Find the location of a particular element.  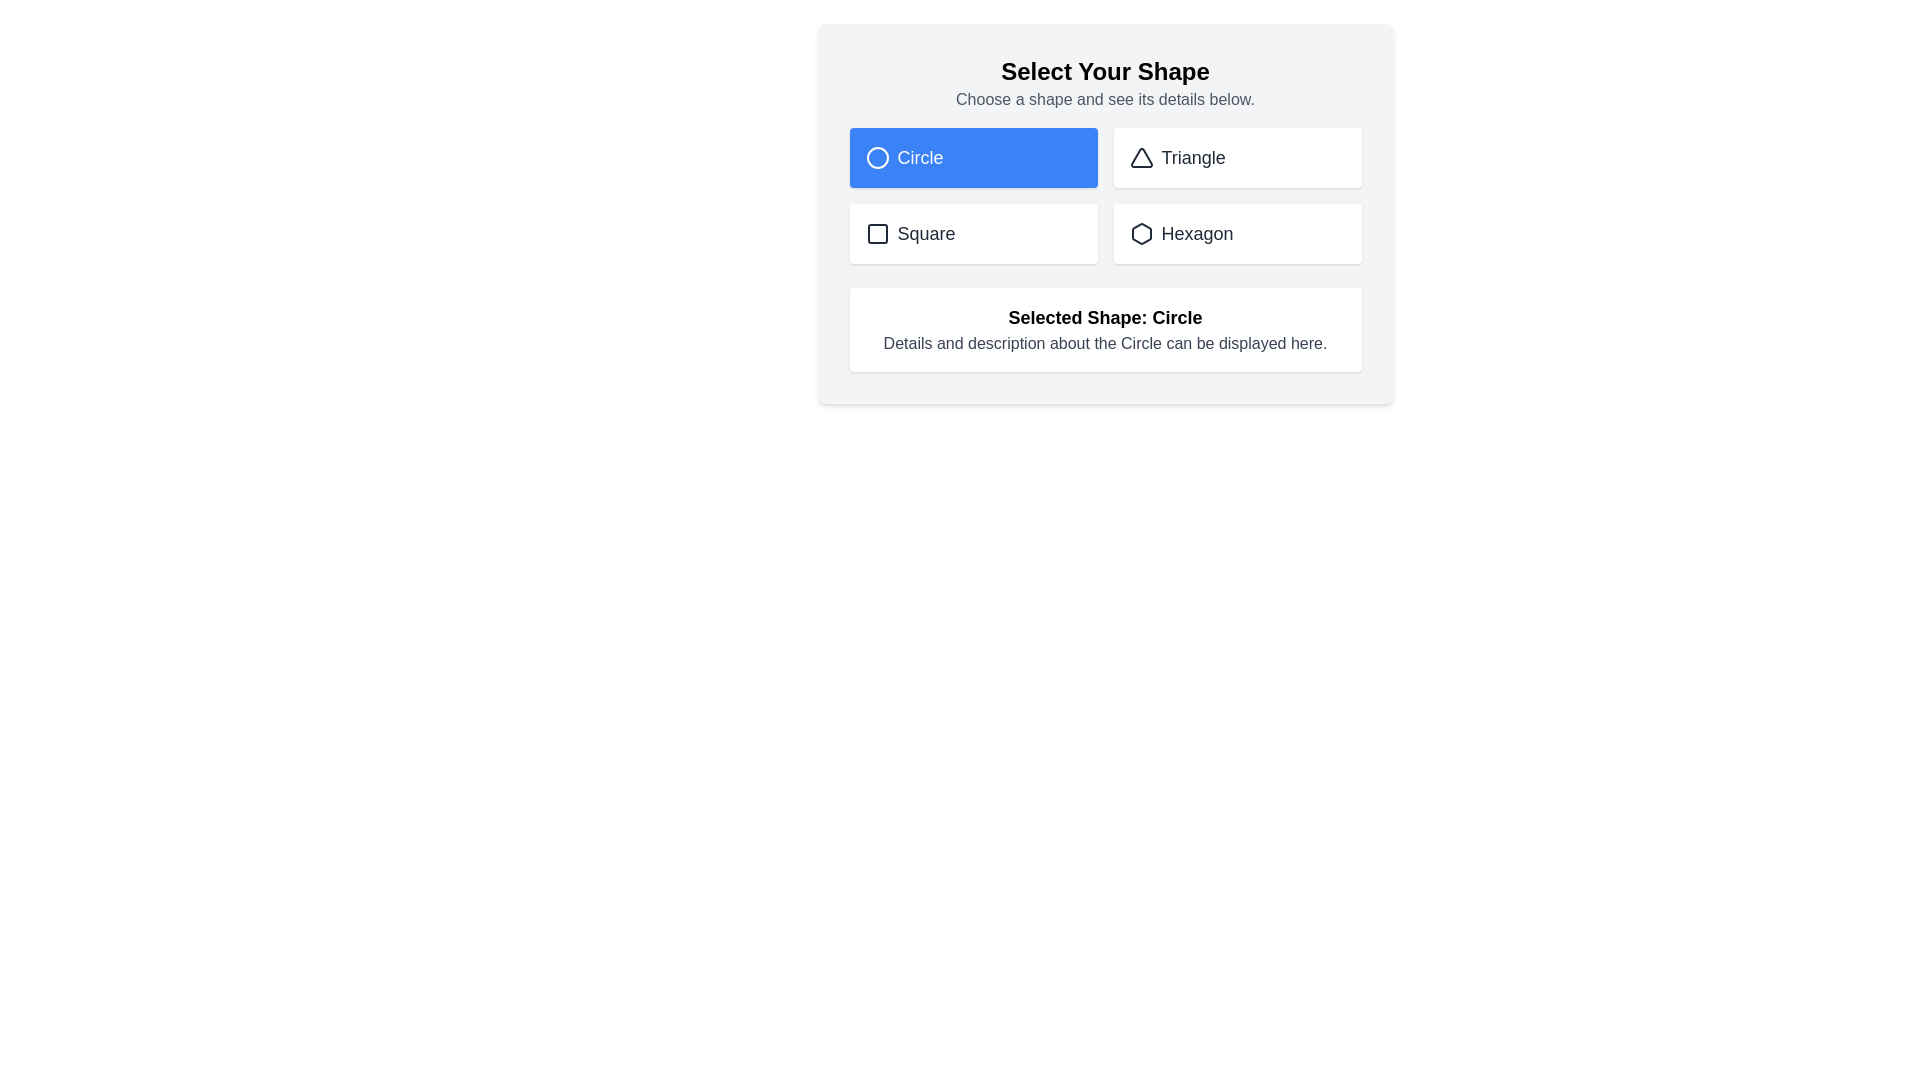

the hexagonal-shaped graphic icon outlined in dark color is located at coordinates (1141, 233).